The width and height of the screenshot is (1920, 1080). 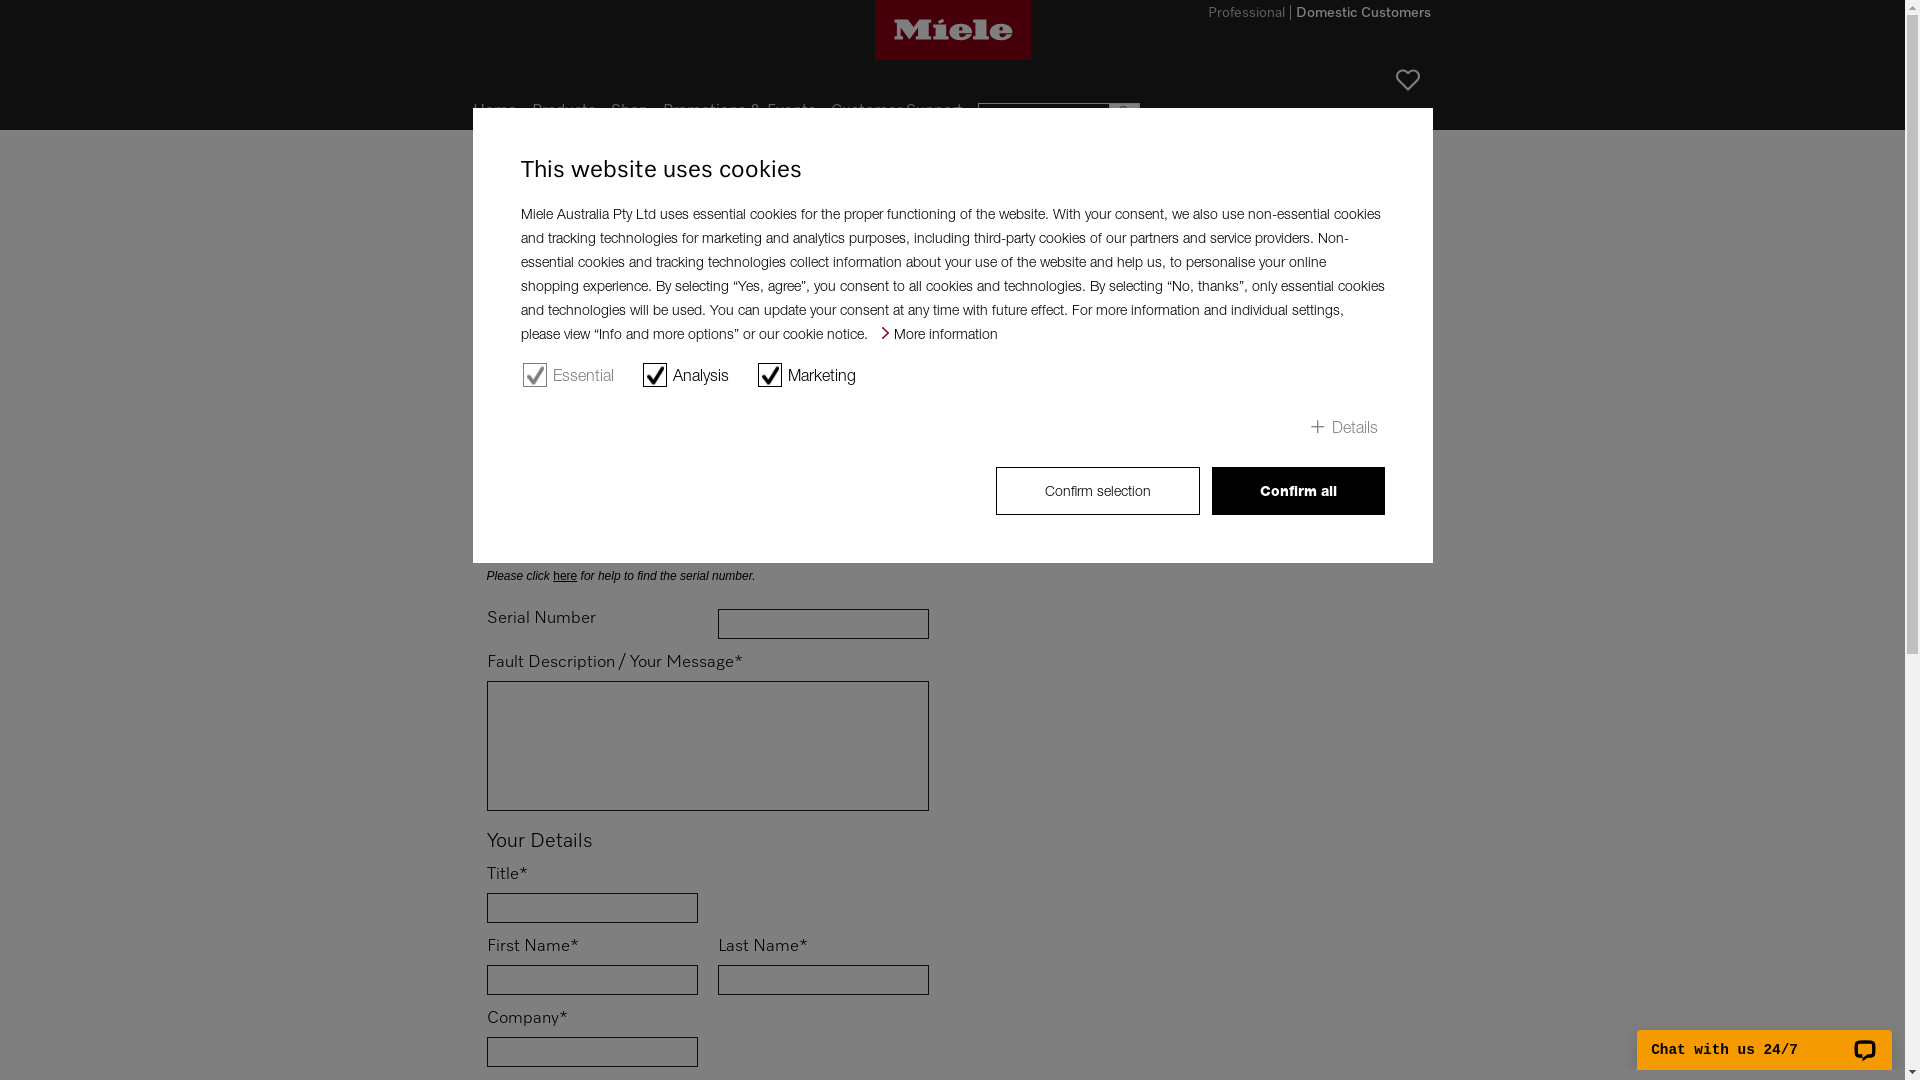 What do you see at coordinates (1764, 1037) in the screenshot?
I see `'LiveChat chat widget'` at bounding box center [1764, 1037].